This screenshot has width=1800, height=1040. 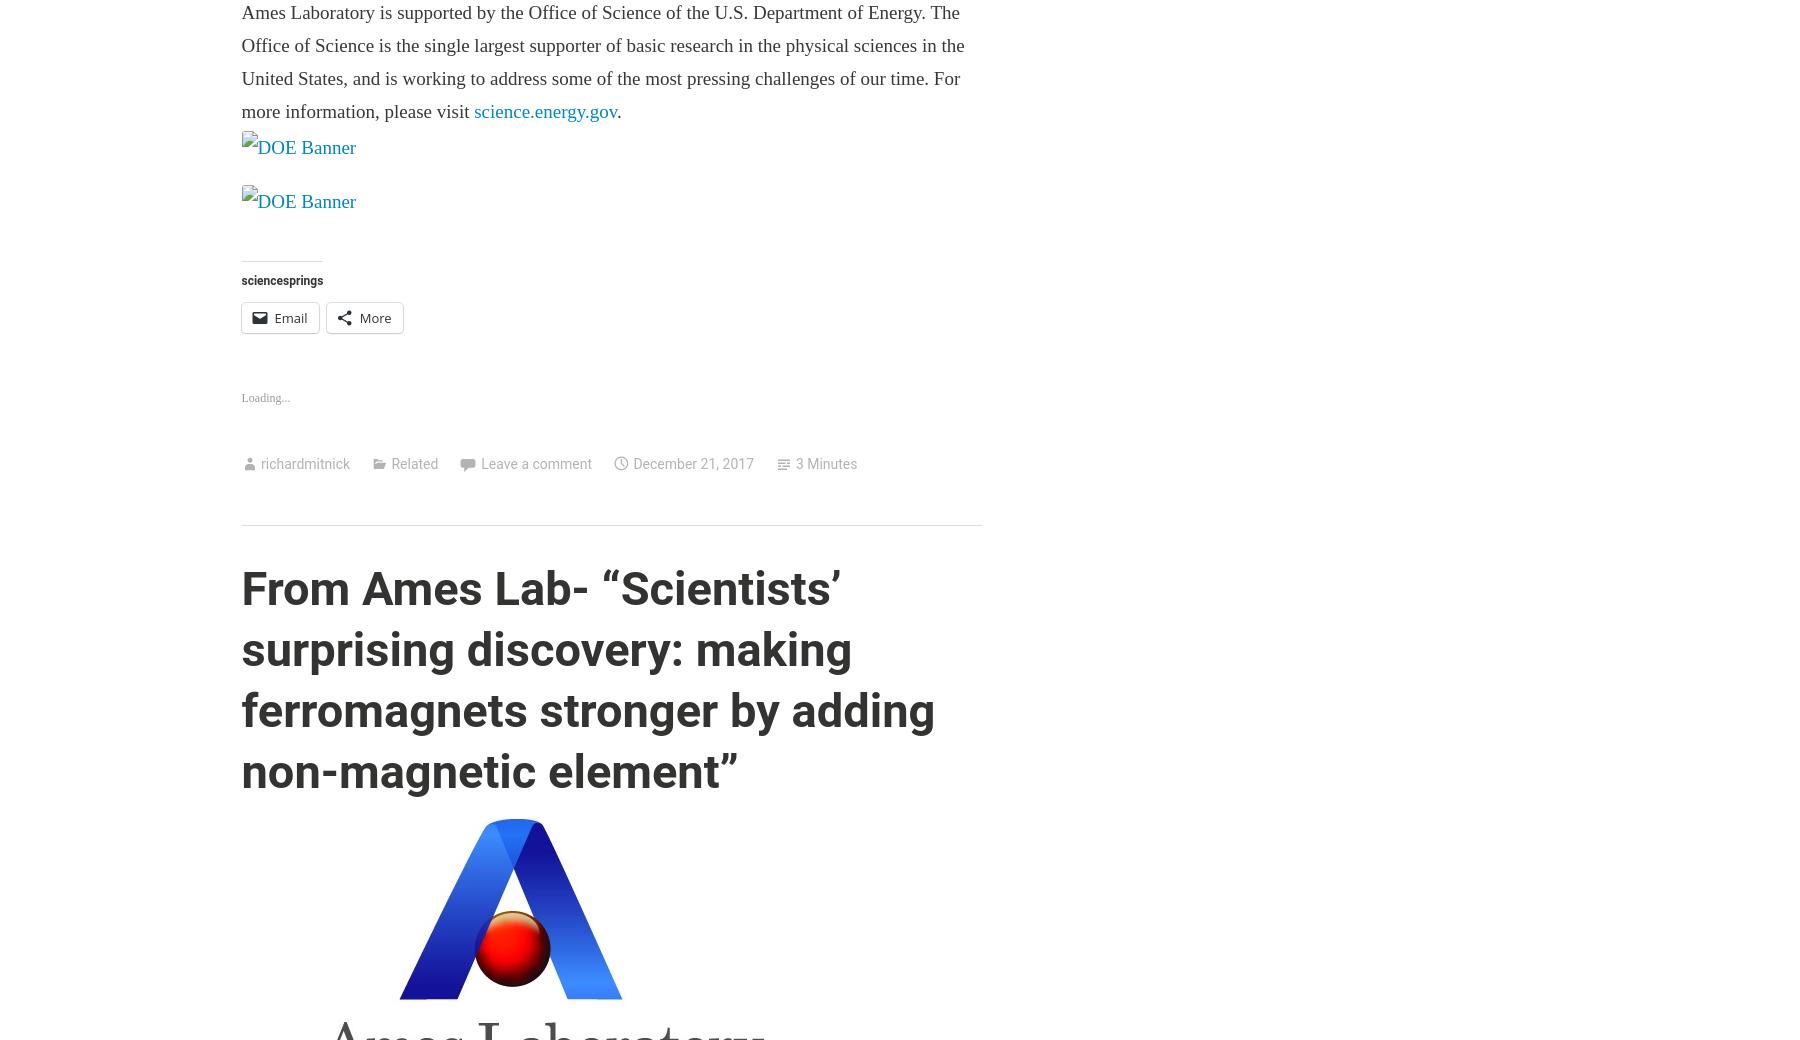 I want to click on 'Email', so click(x=272, y=317).